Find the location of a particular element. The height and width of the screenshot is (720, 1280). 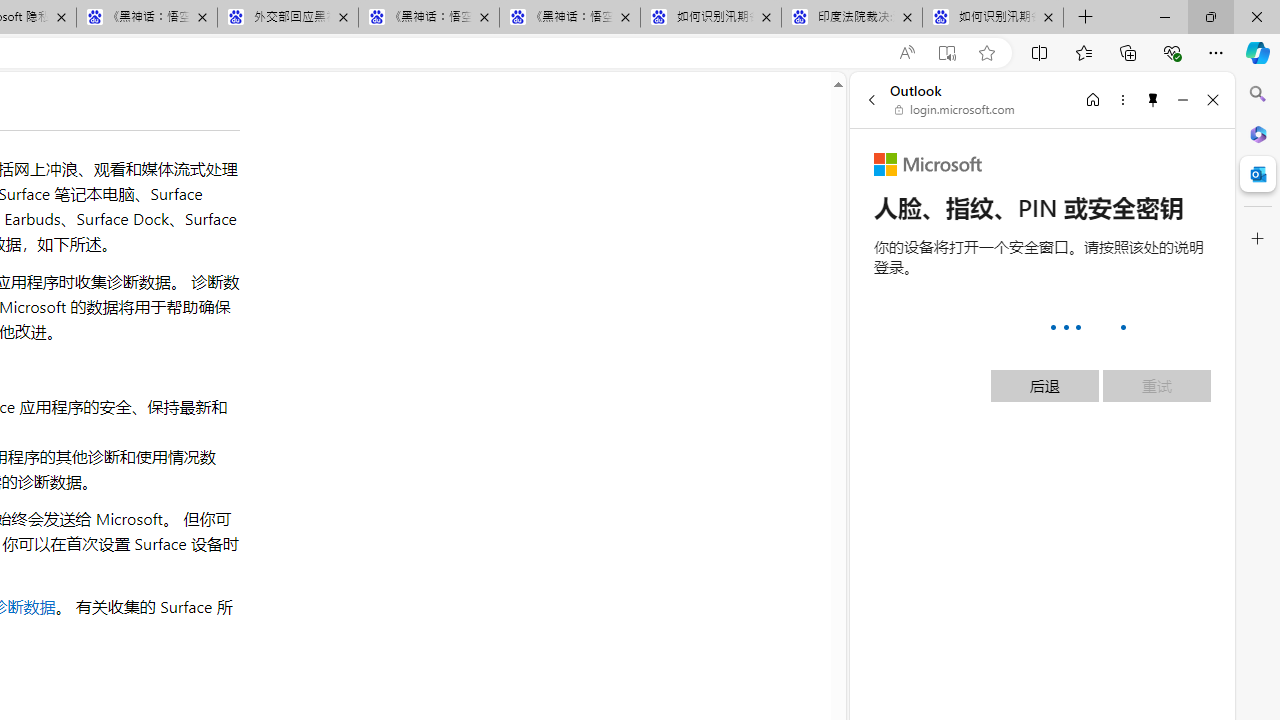

'Unpin side pane' is located at coordinates (1153, 99).